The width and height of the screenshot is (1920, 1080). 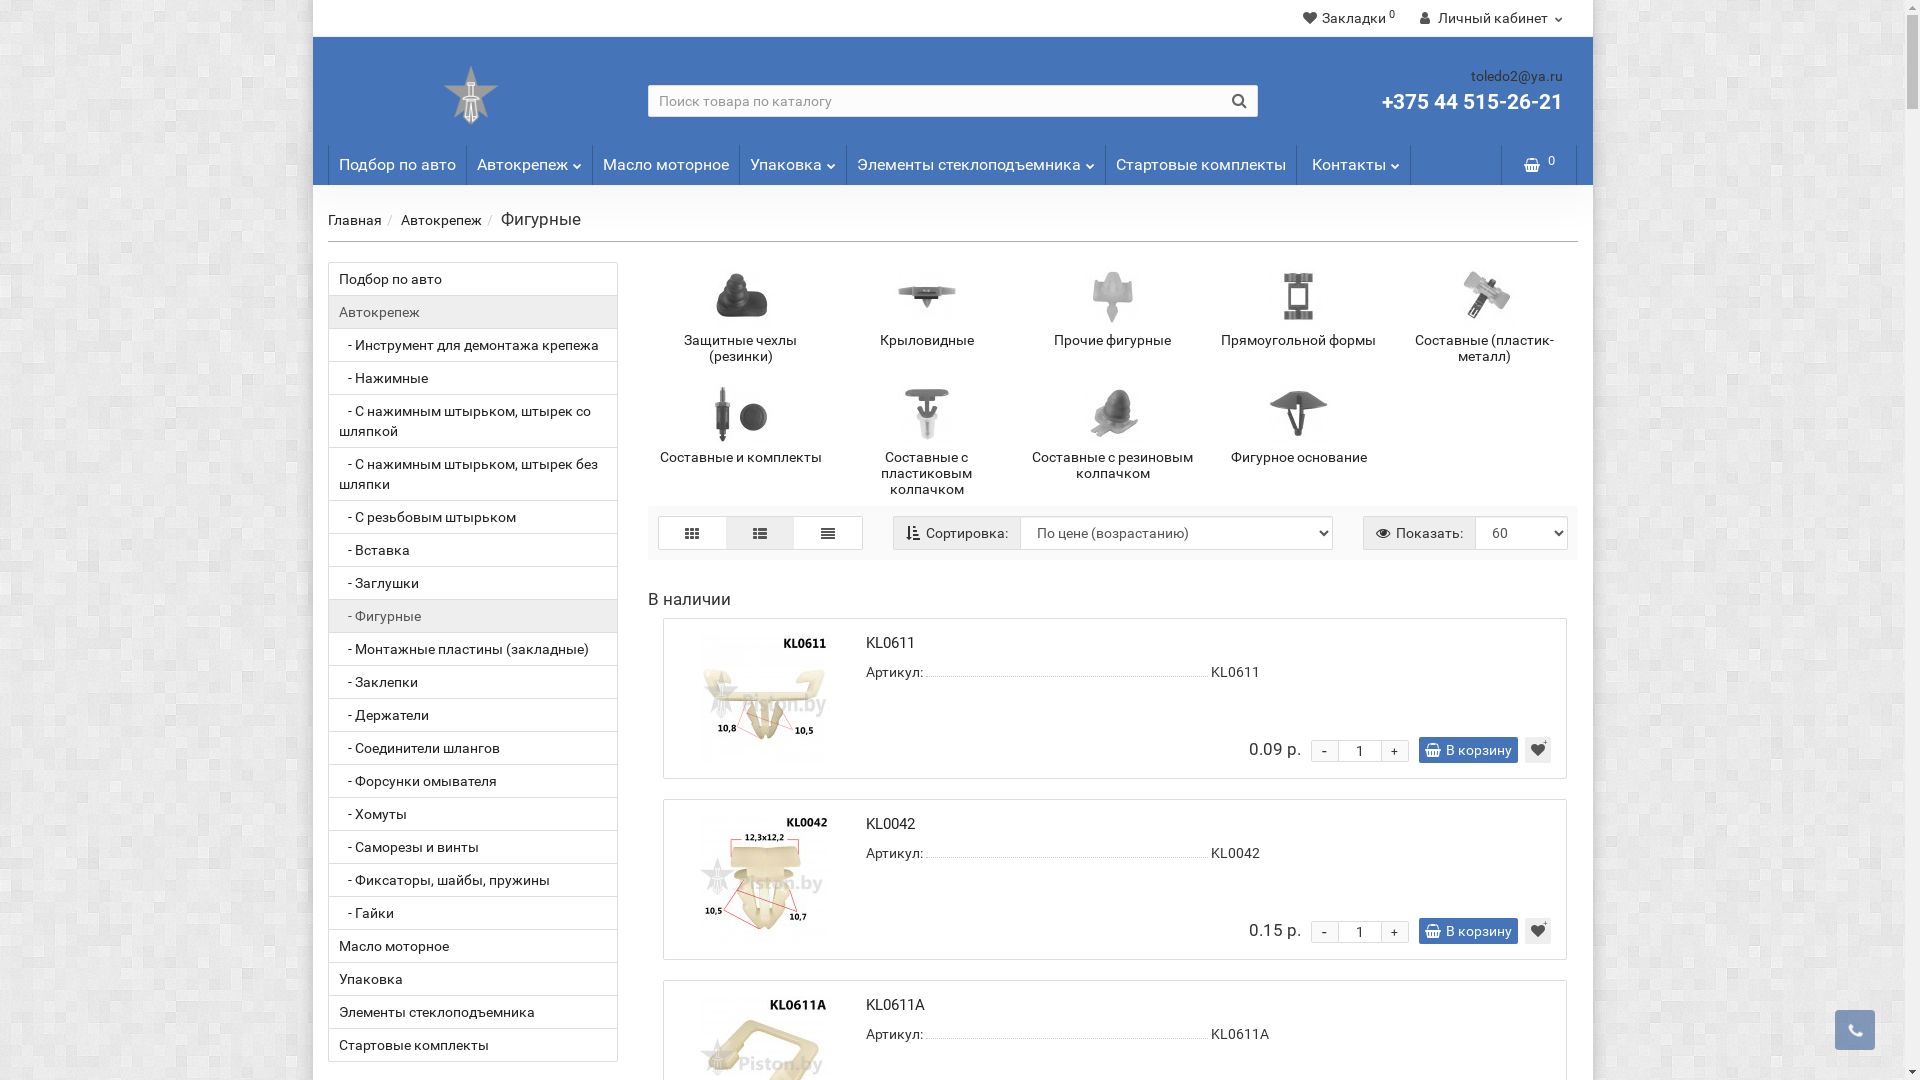 I want to click on '+', so click(x=1394, y=751).